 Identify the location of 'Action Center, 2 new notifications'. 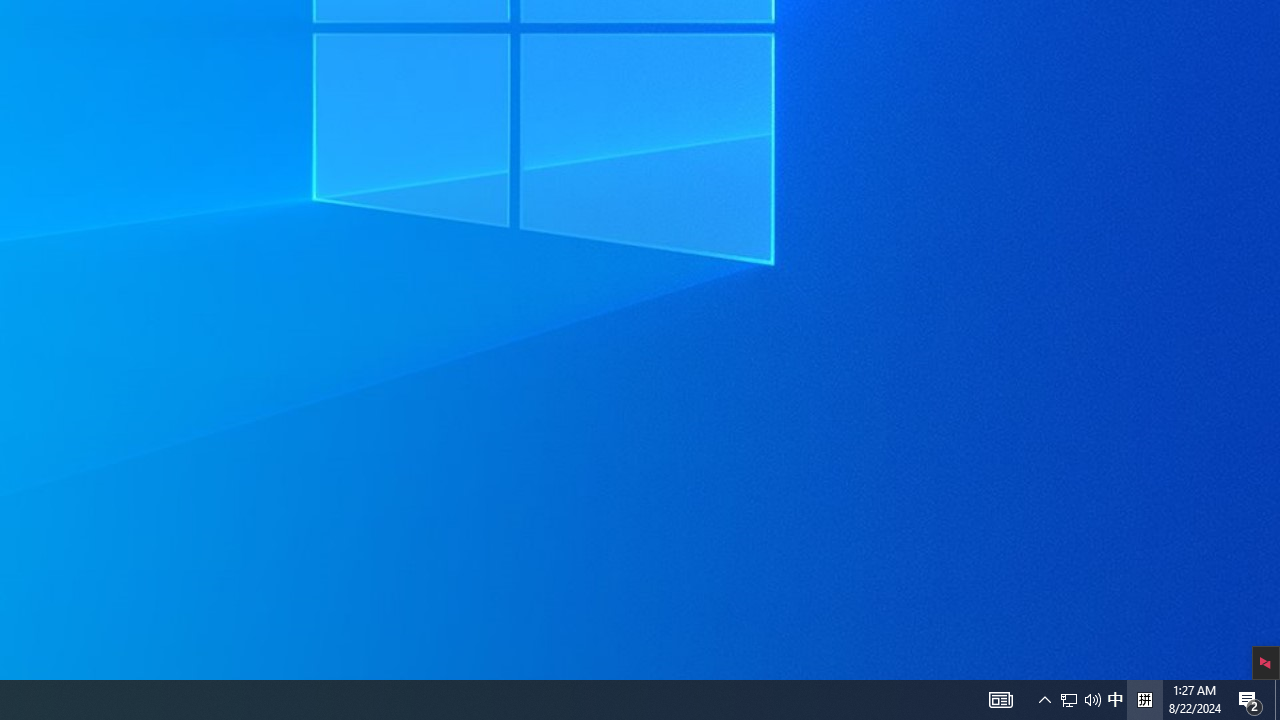
(1250, 698).